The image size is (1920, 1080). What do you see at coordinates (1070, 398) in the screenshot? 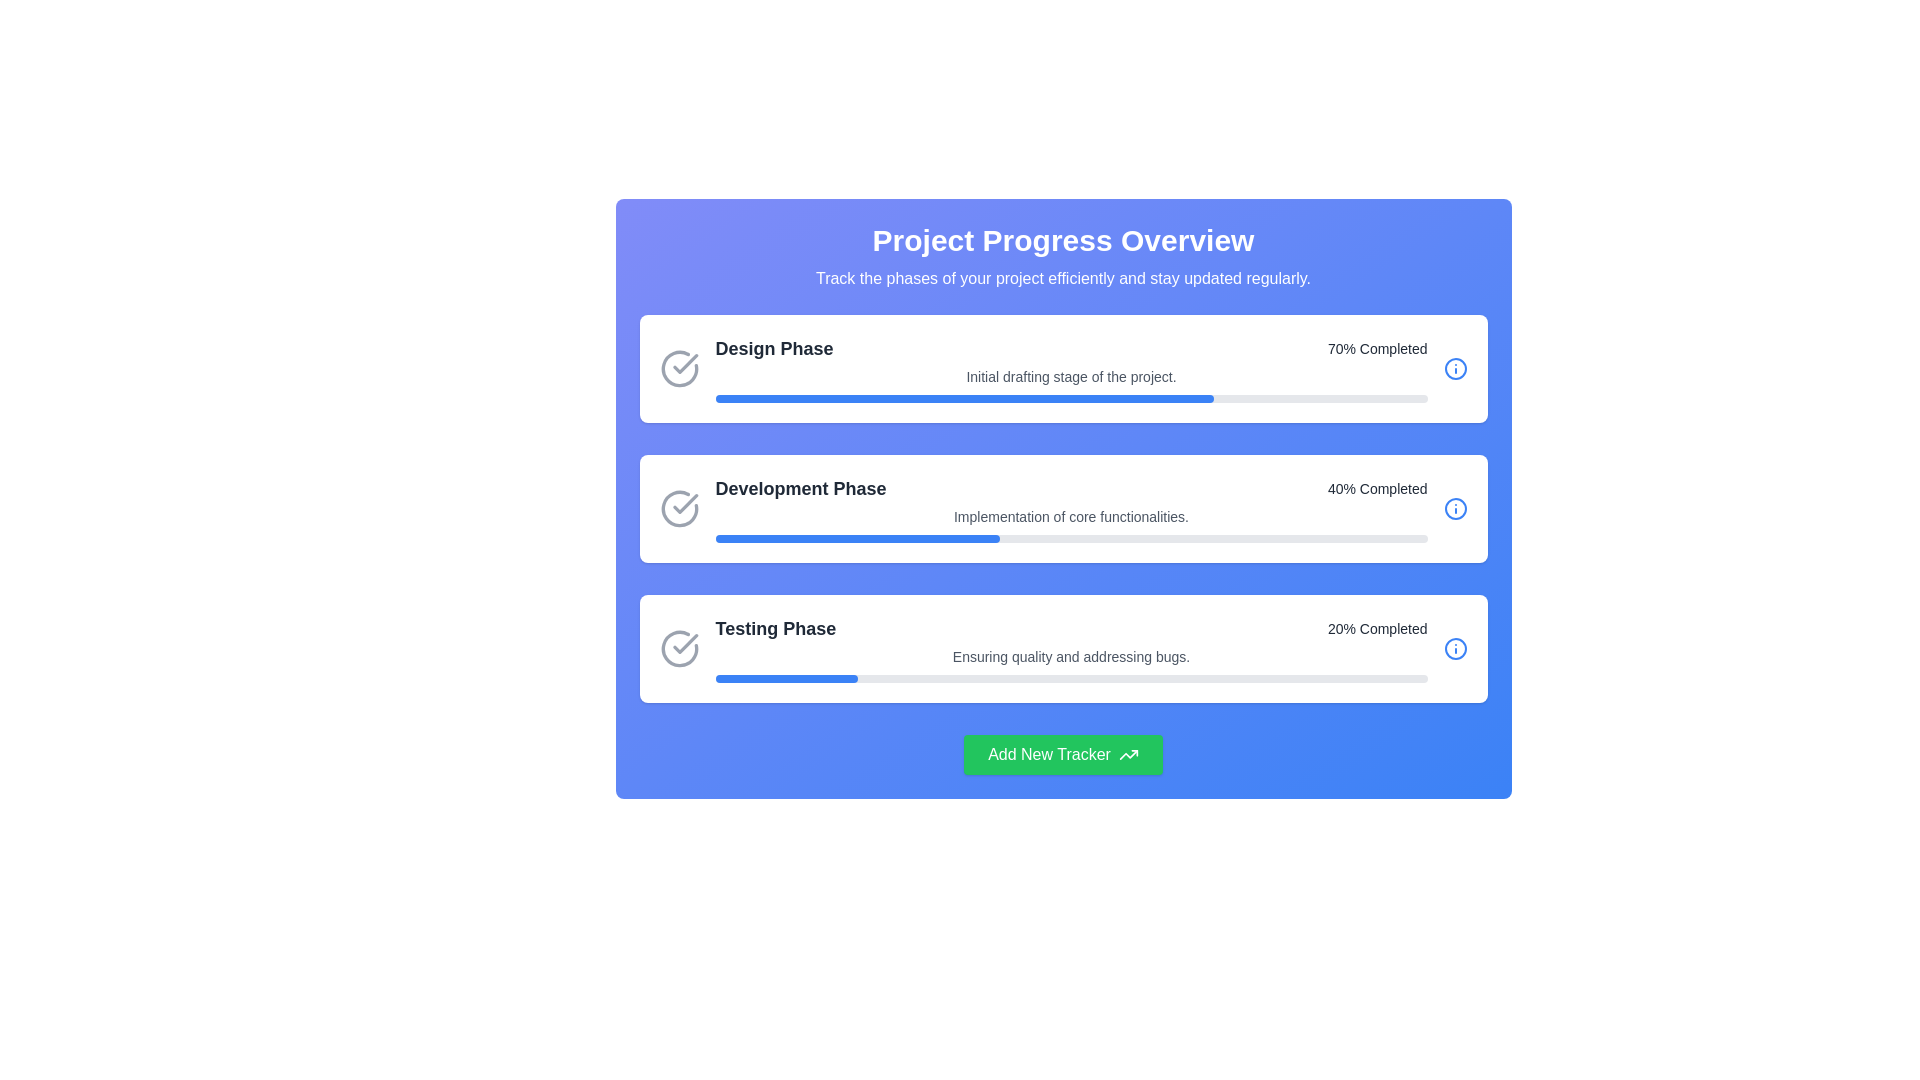
I see `the Progress bar that visually represents the completion status of the 'Design Phase' beneath the text 'Initial drafting stage of the project.'` at bounding box center [1070, 398].